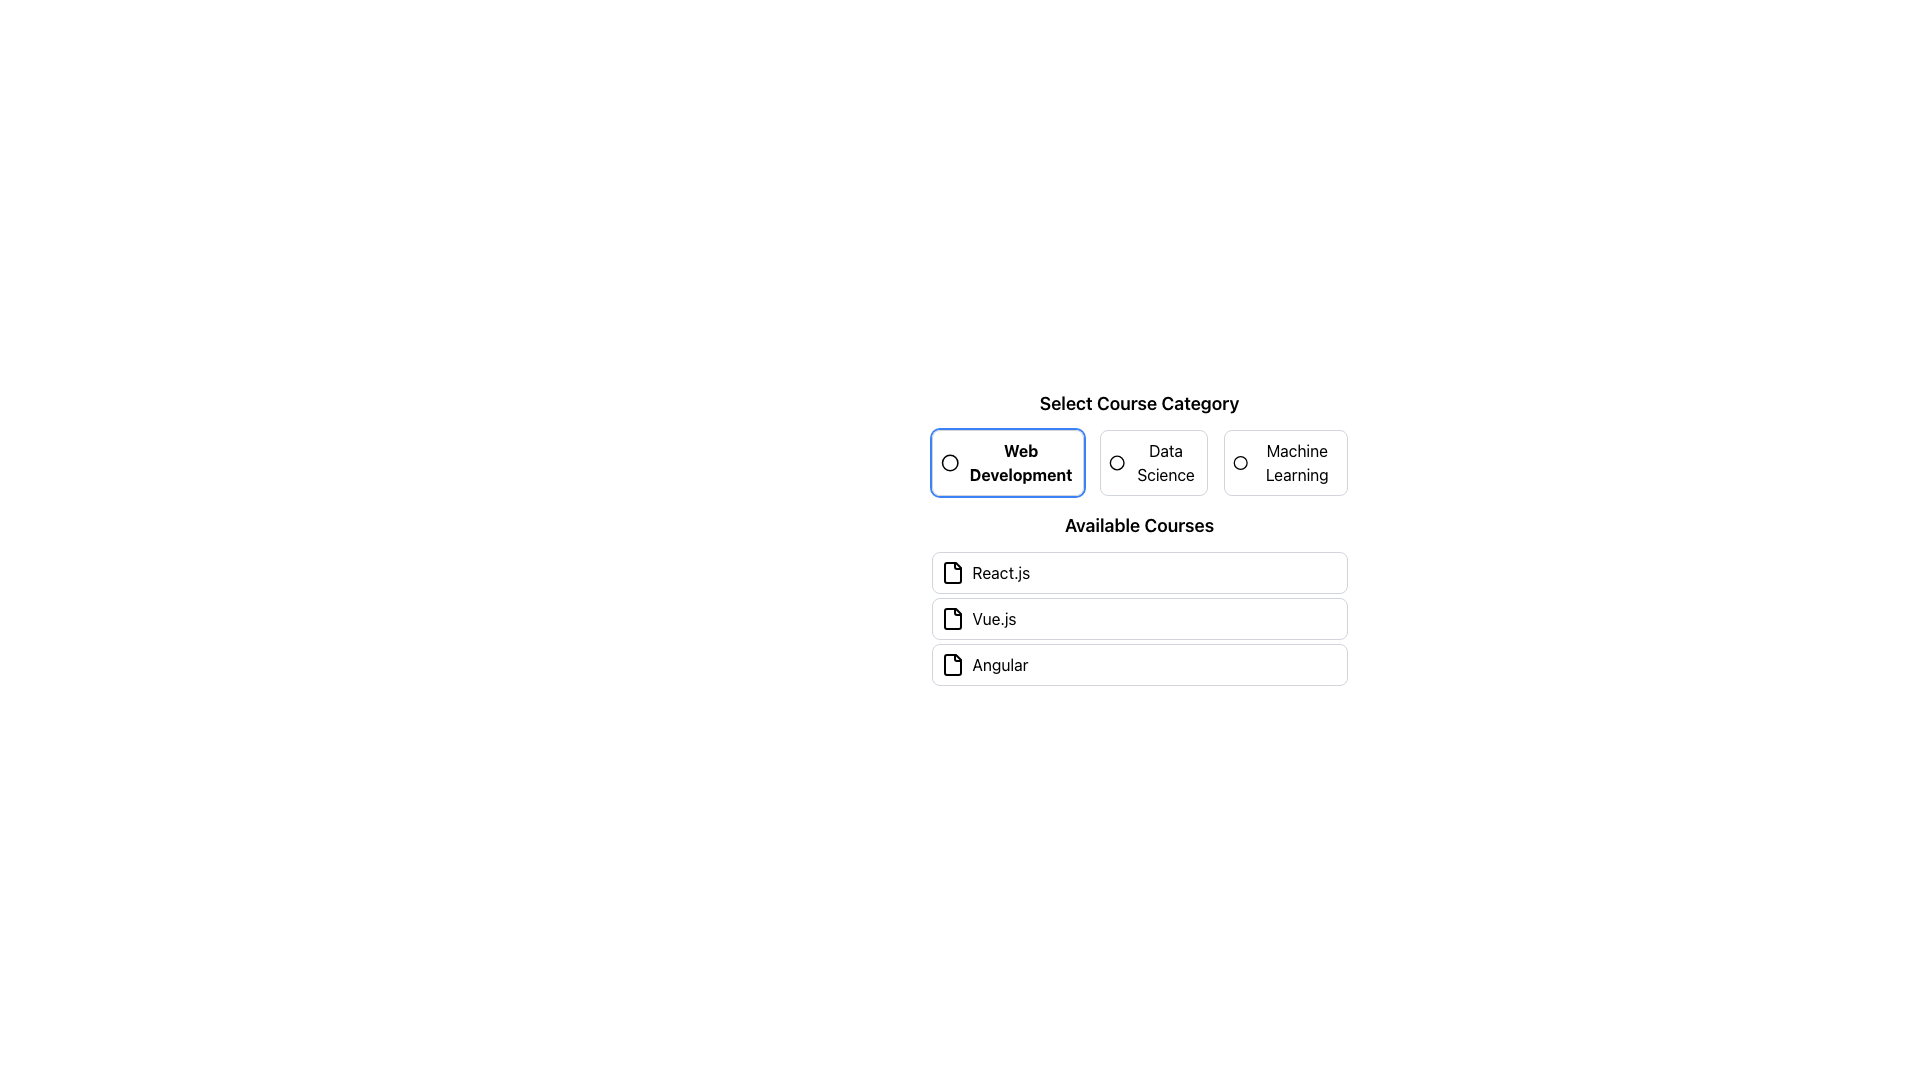 The height and width of the screenshot is (1080, 1920). Describe the element at coordinates (1139, 524) in the screenshot. I see `the text label reading 'Available Courses' which is prominently displayed above the list of course options` at that location.